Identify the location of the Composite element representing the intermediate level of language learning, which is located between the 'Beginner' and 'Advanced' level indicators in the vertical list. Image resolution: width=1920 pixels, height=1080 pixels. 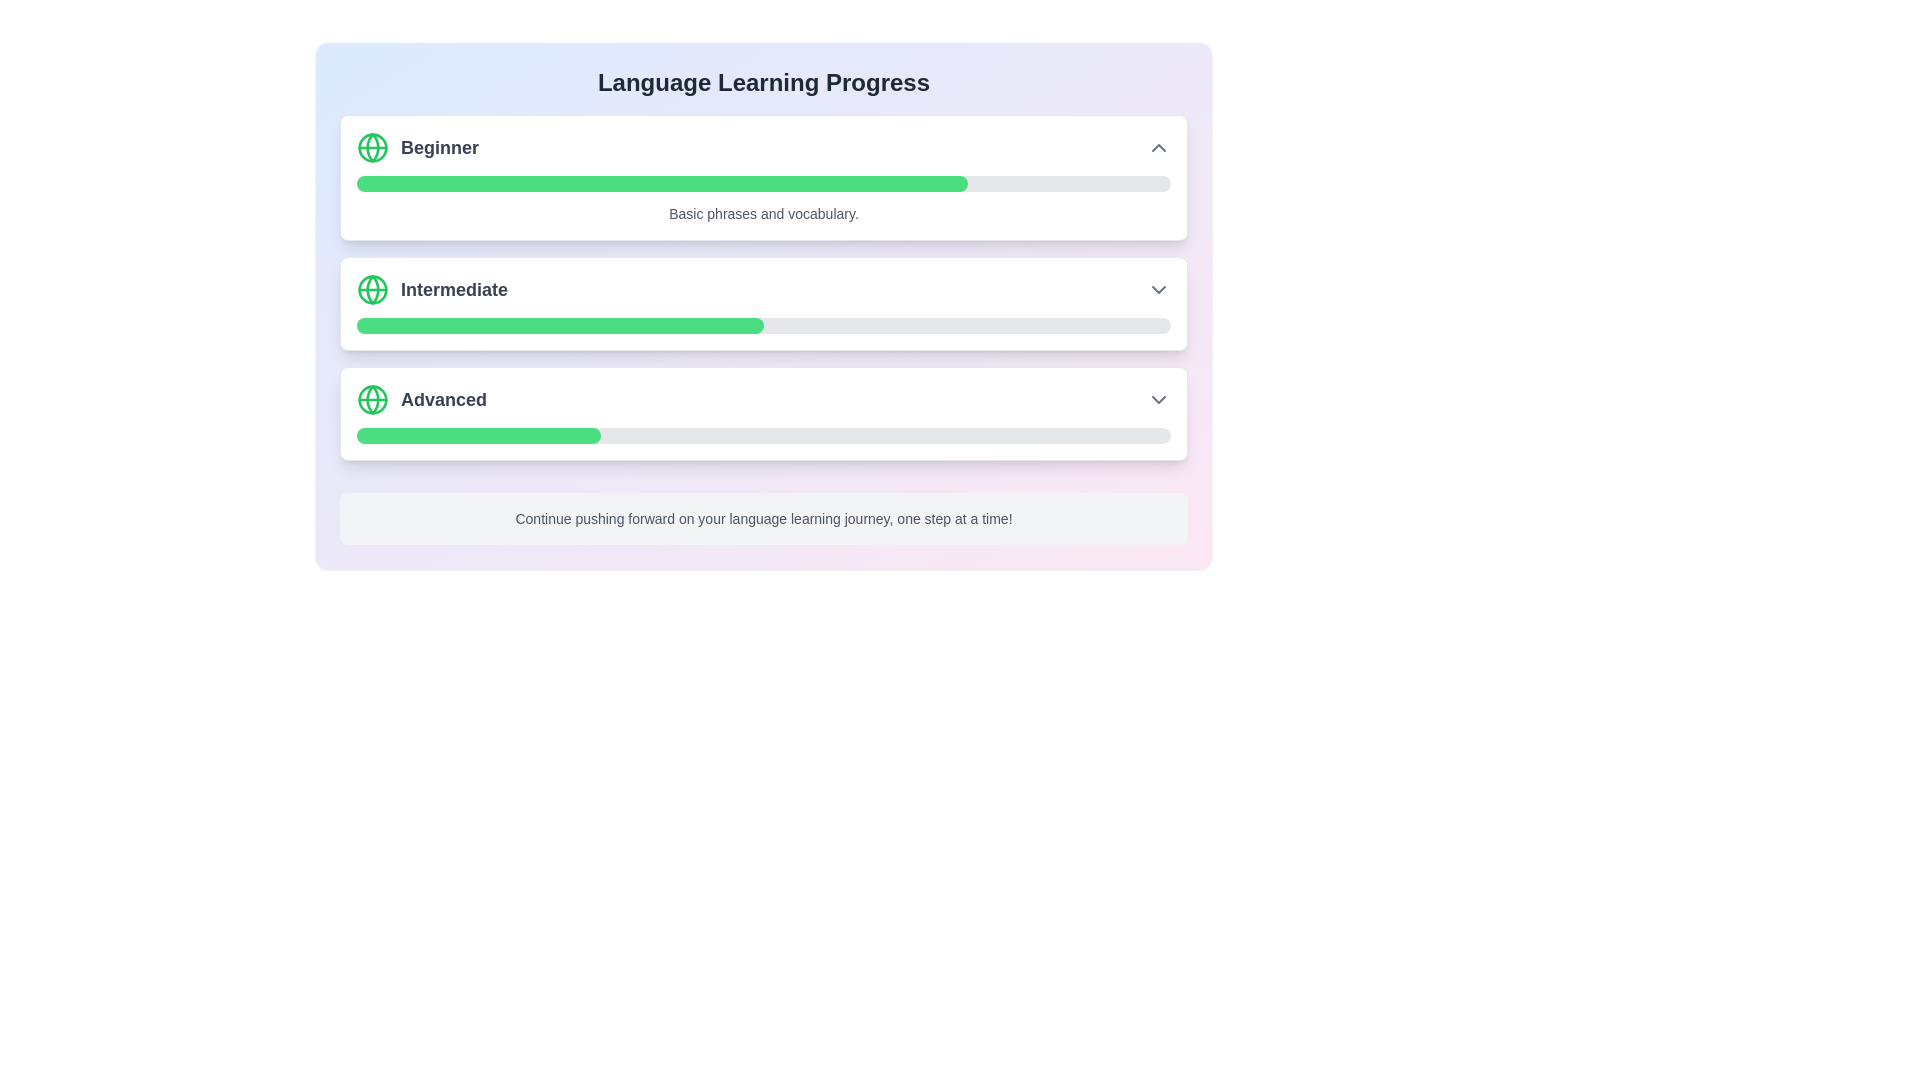
(431, 289).